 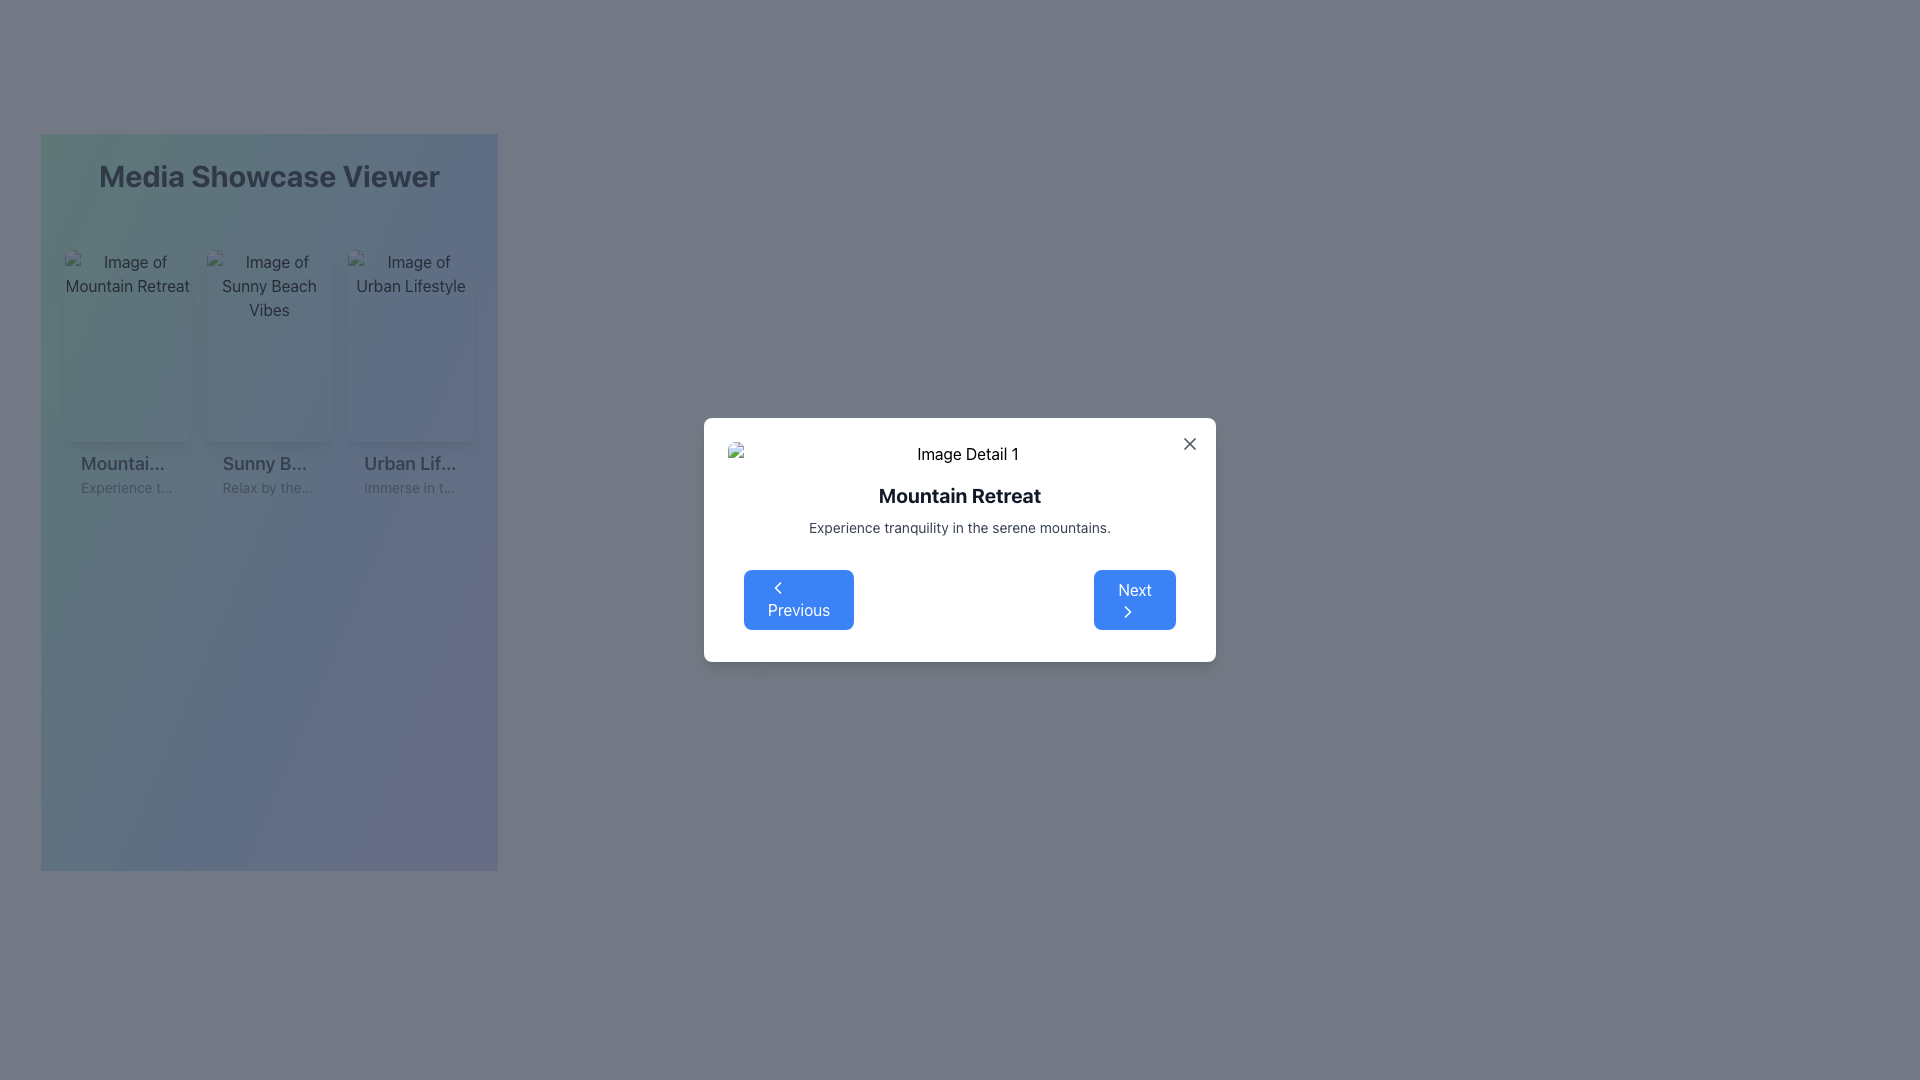 What do you see at coordinates (268, 474) in the screenshot?
I see `text from the text block titled 'Sunny Beach Vibes' that contains the description 'Relax by the golden sands and azure waves.'` at bounding box center [268, 474].